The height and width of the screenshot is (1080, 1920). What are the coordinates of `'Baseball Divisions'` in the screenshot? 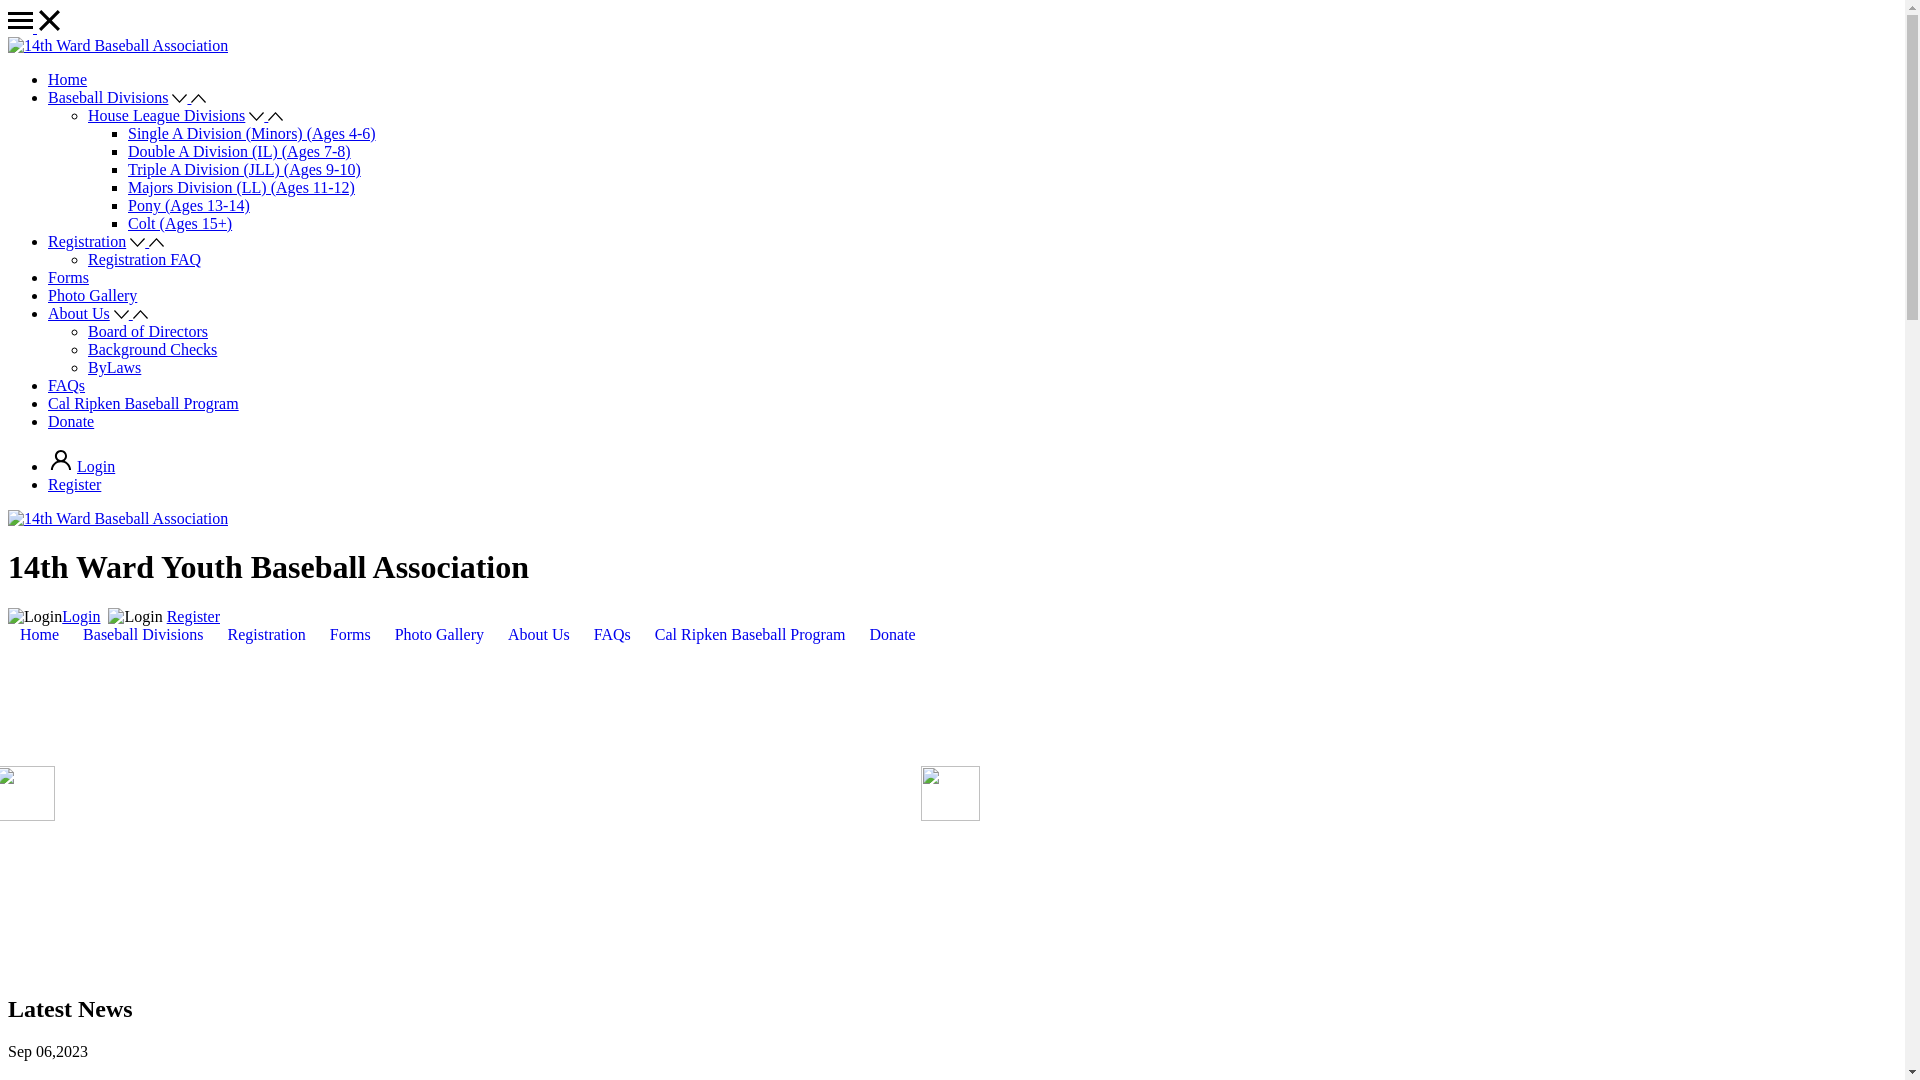 It's located at (142, 635).